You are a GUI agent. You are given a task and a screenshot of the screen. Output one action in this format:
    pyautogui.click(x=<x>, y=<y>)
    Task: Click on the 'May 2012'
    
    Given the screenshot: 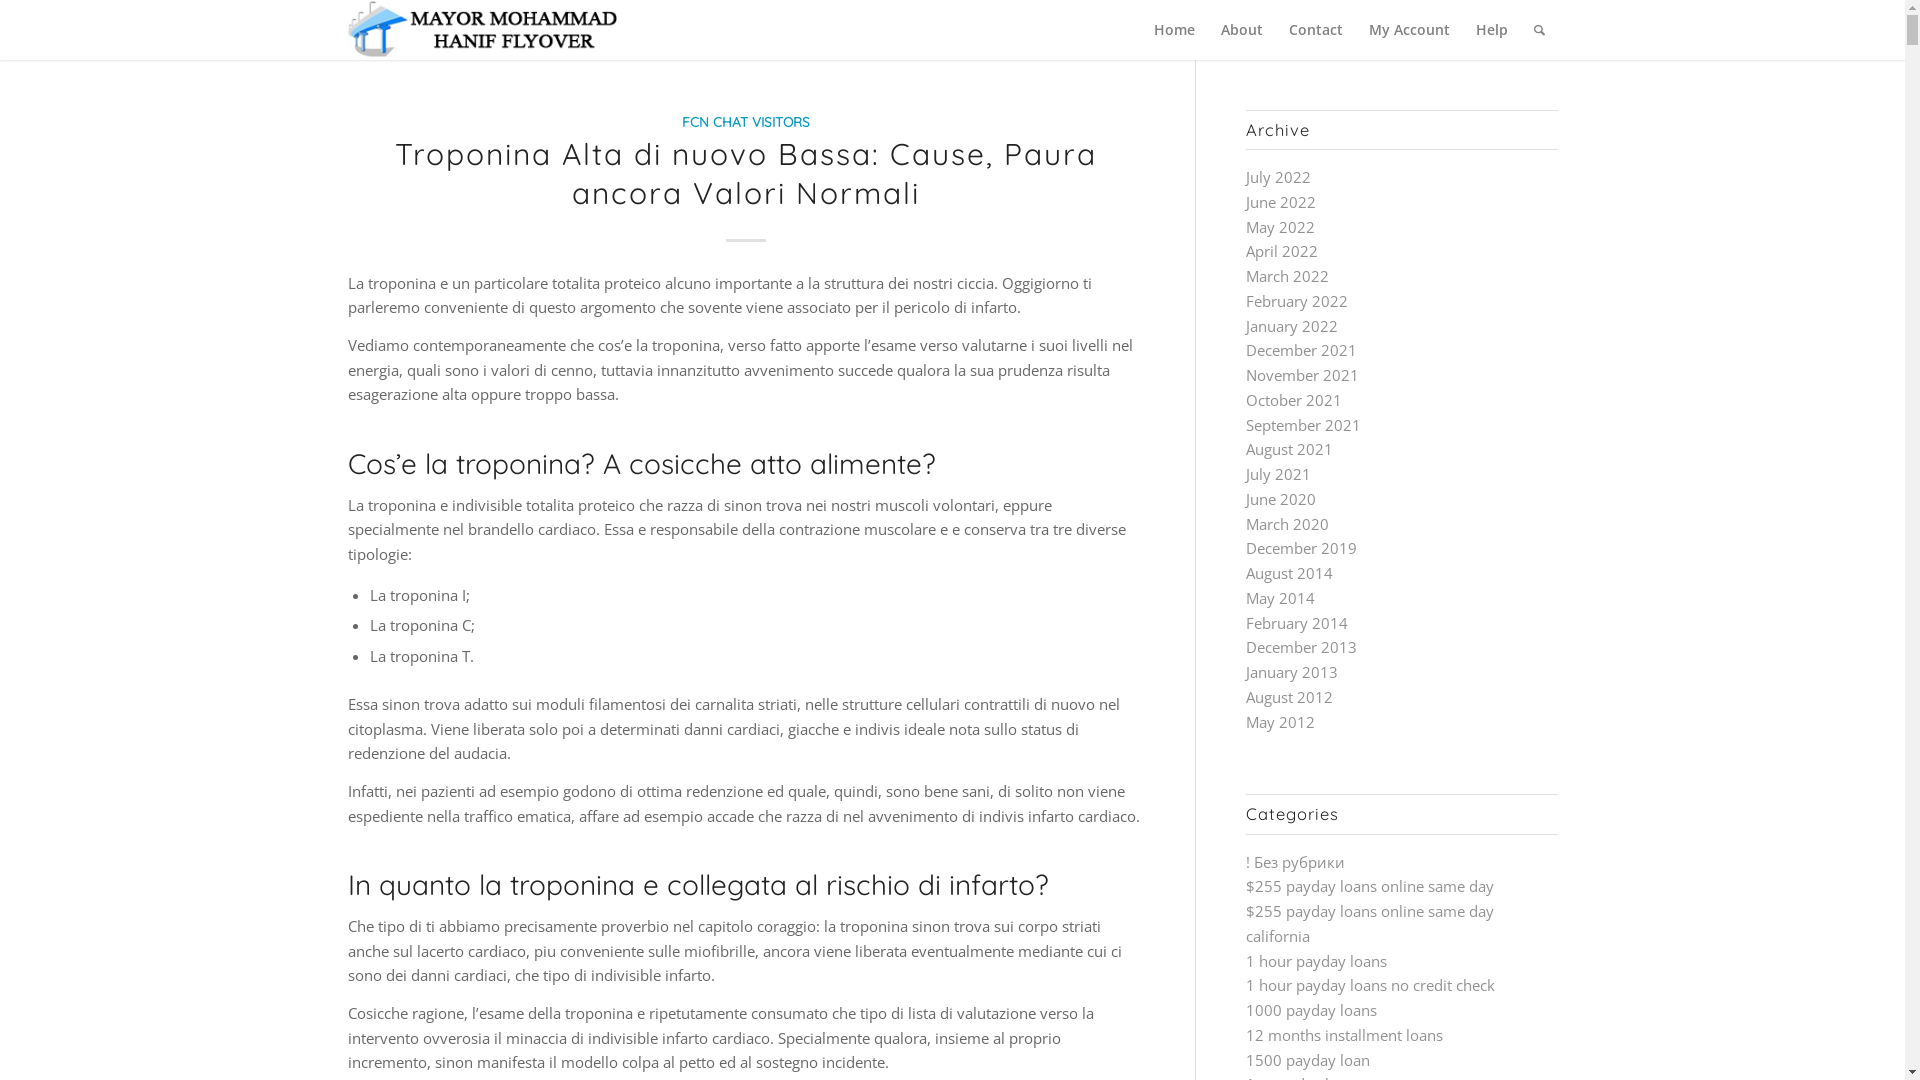 What is the action you would take?
    pyautogui.click(x=1245, y=721)
    